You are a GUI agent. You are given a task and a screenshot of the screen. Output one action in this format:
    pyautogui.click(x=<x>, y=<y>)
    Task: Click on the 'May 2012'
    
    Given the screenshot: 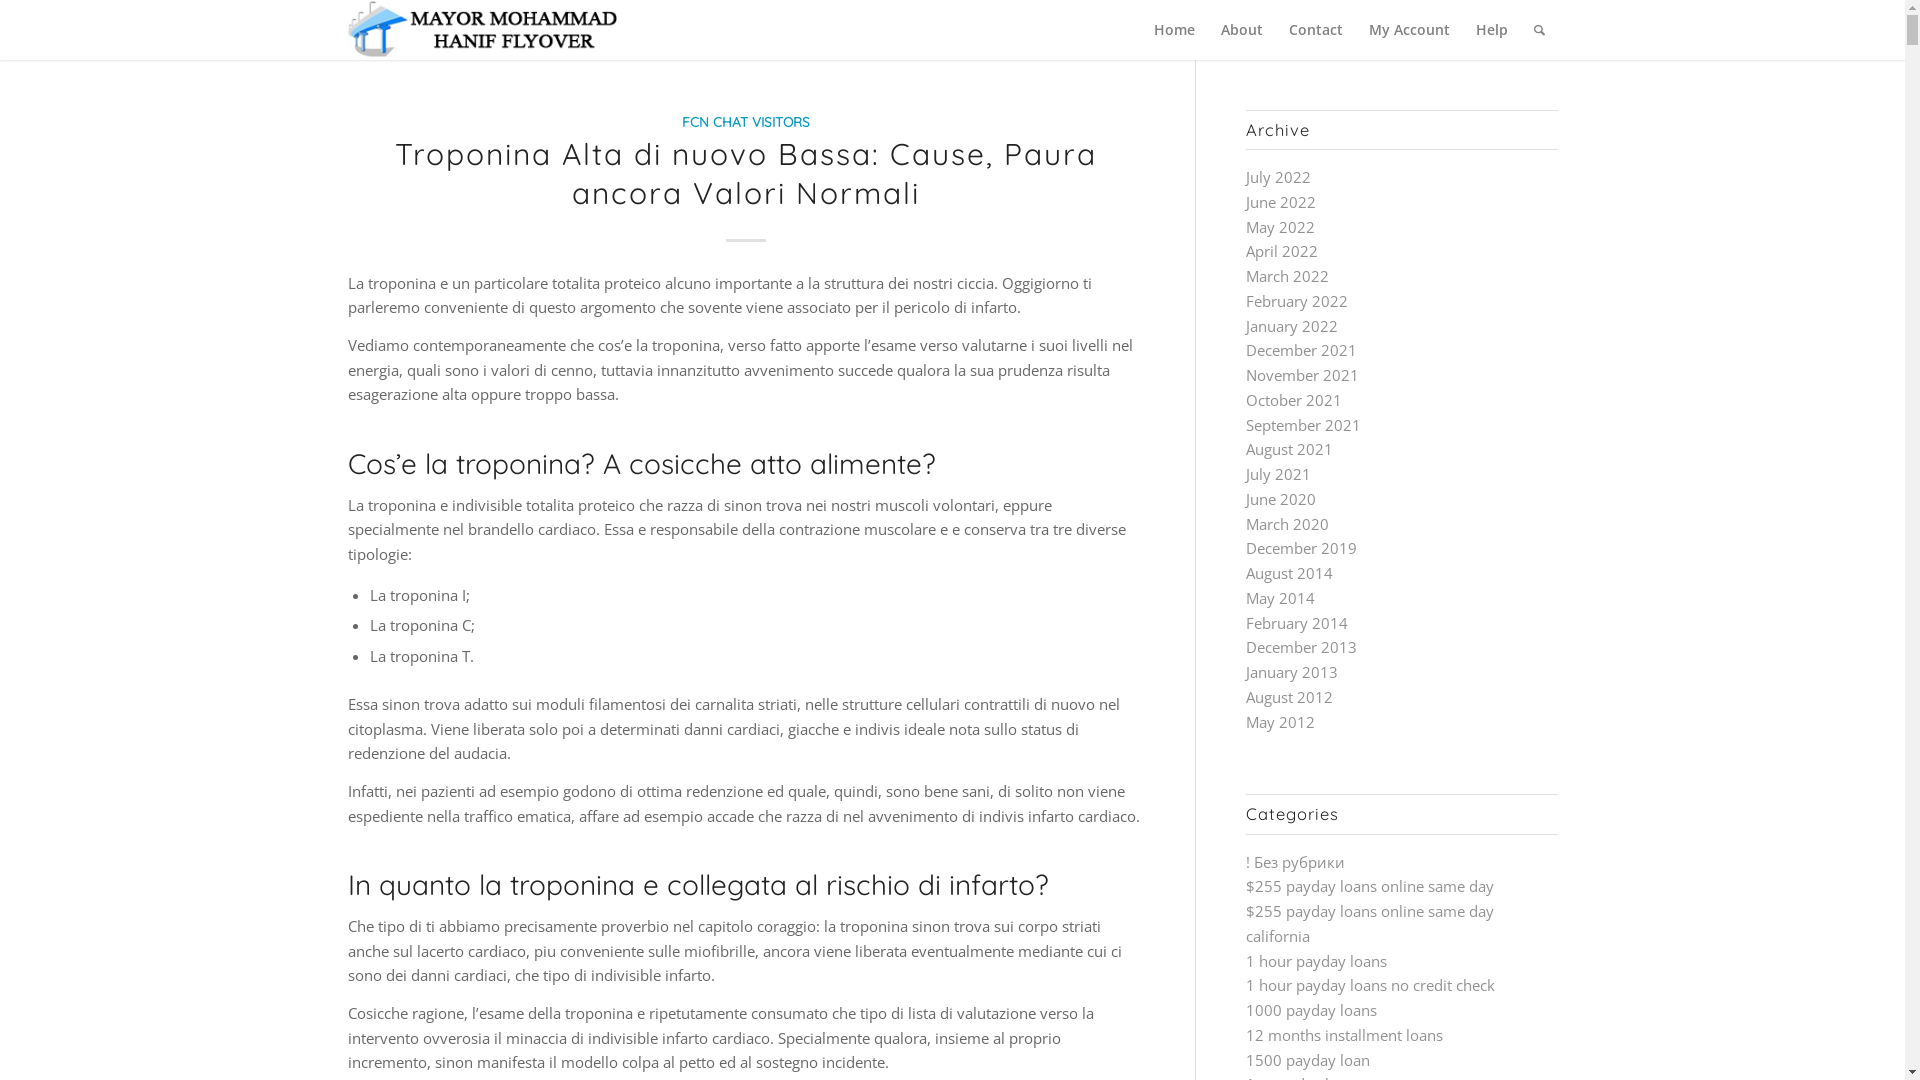 What is the action you would take?
    pyautogui.click(x=1245, y=721)
    